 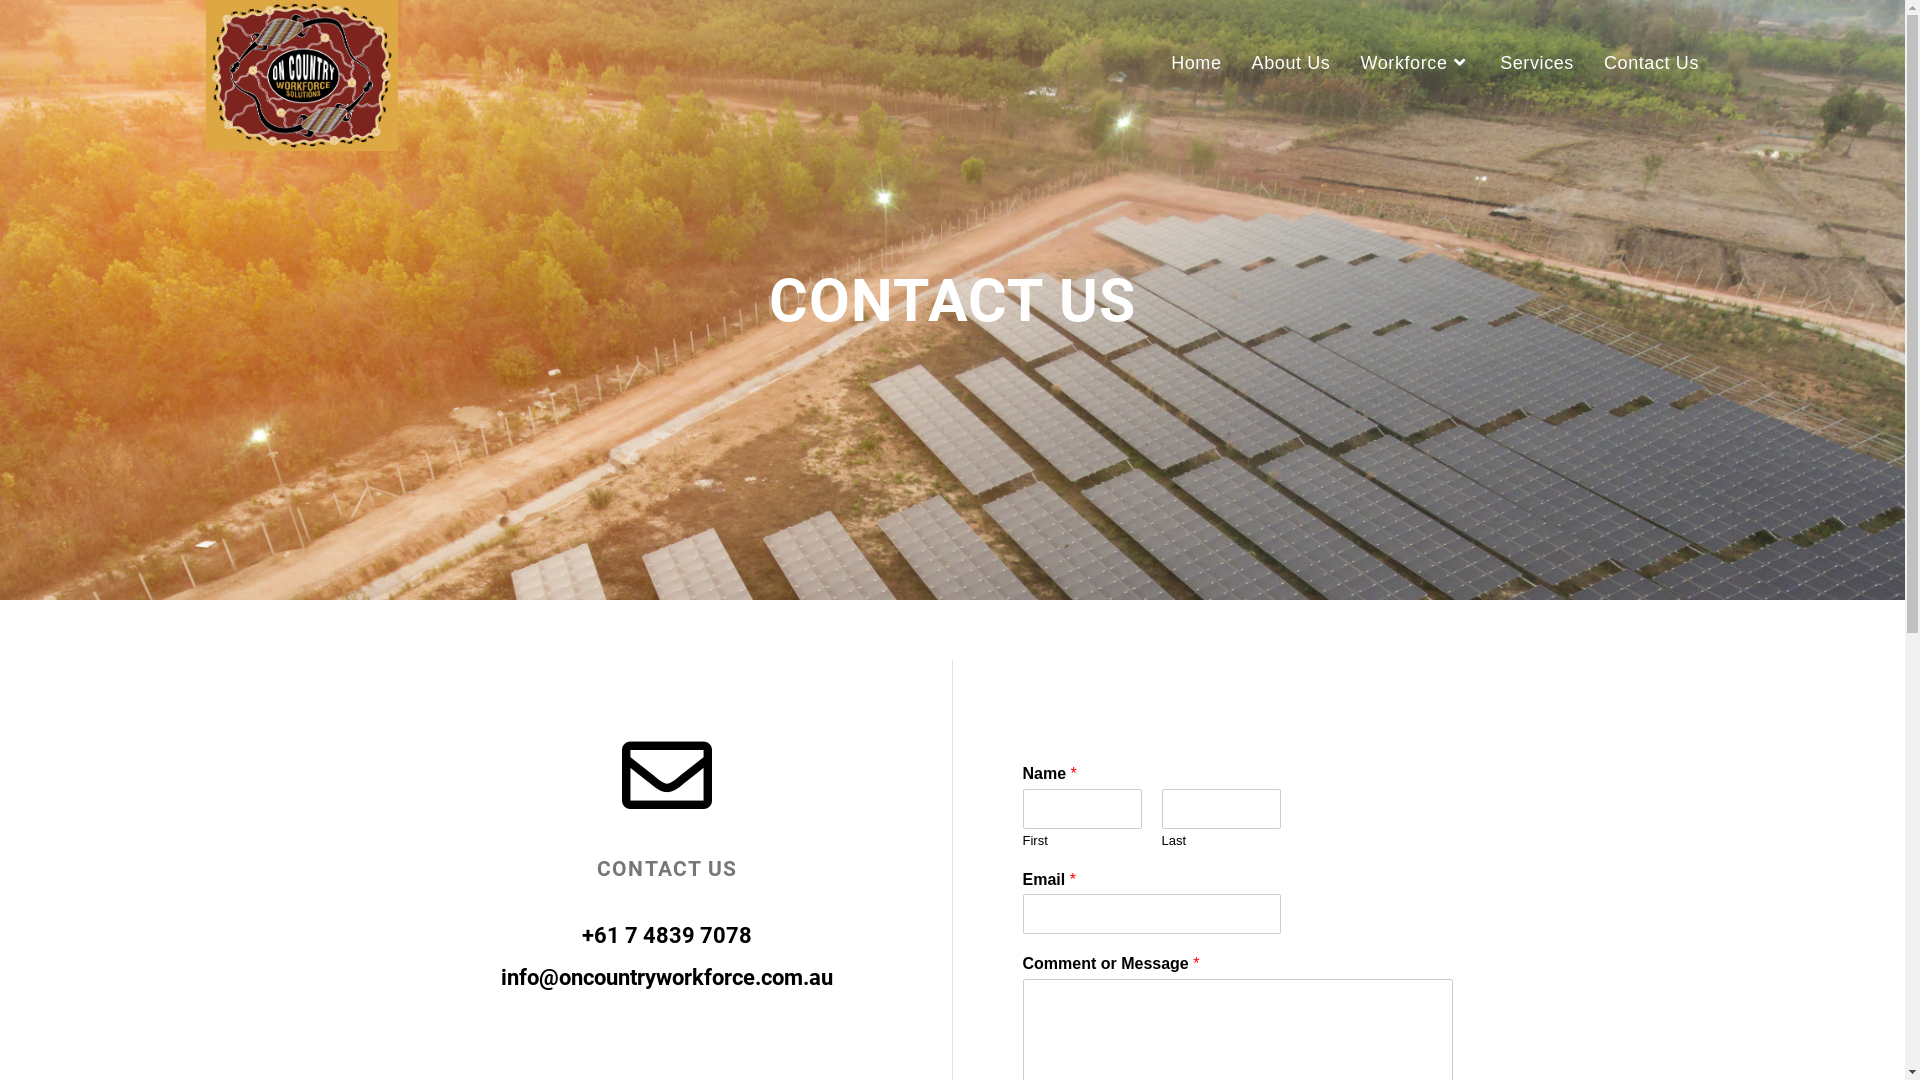 I want to click on 'About Us', so click(x=1236, y=61).